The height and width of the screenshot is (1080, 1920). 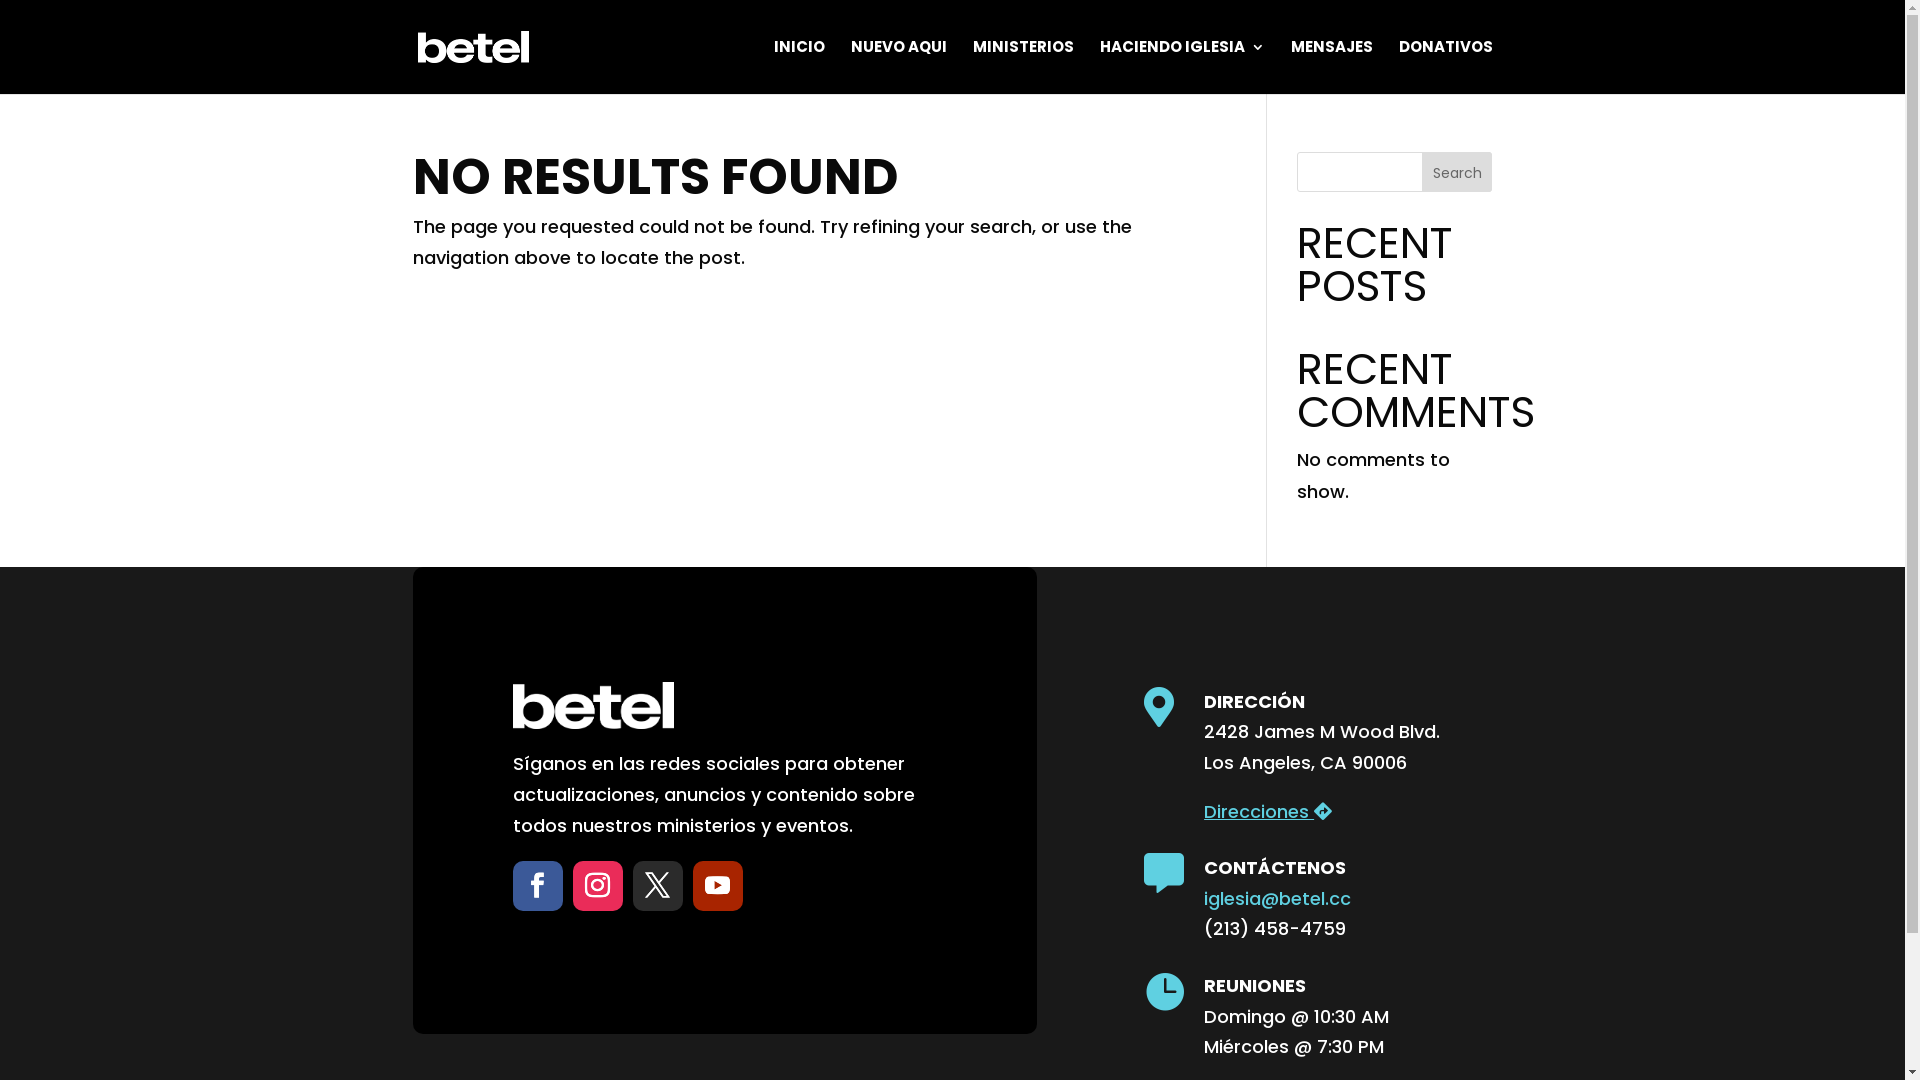 What do you see at coordinates (716, 885) in the screenshot?
I see `'Follow on Youtube'` at bounding box center [716, 885].